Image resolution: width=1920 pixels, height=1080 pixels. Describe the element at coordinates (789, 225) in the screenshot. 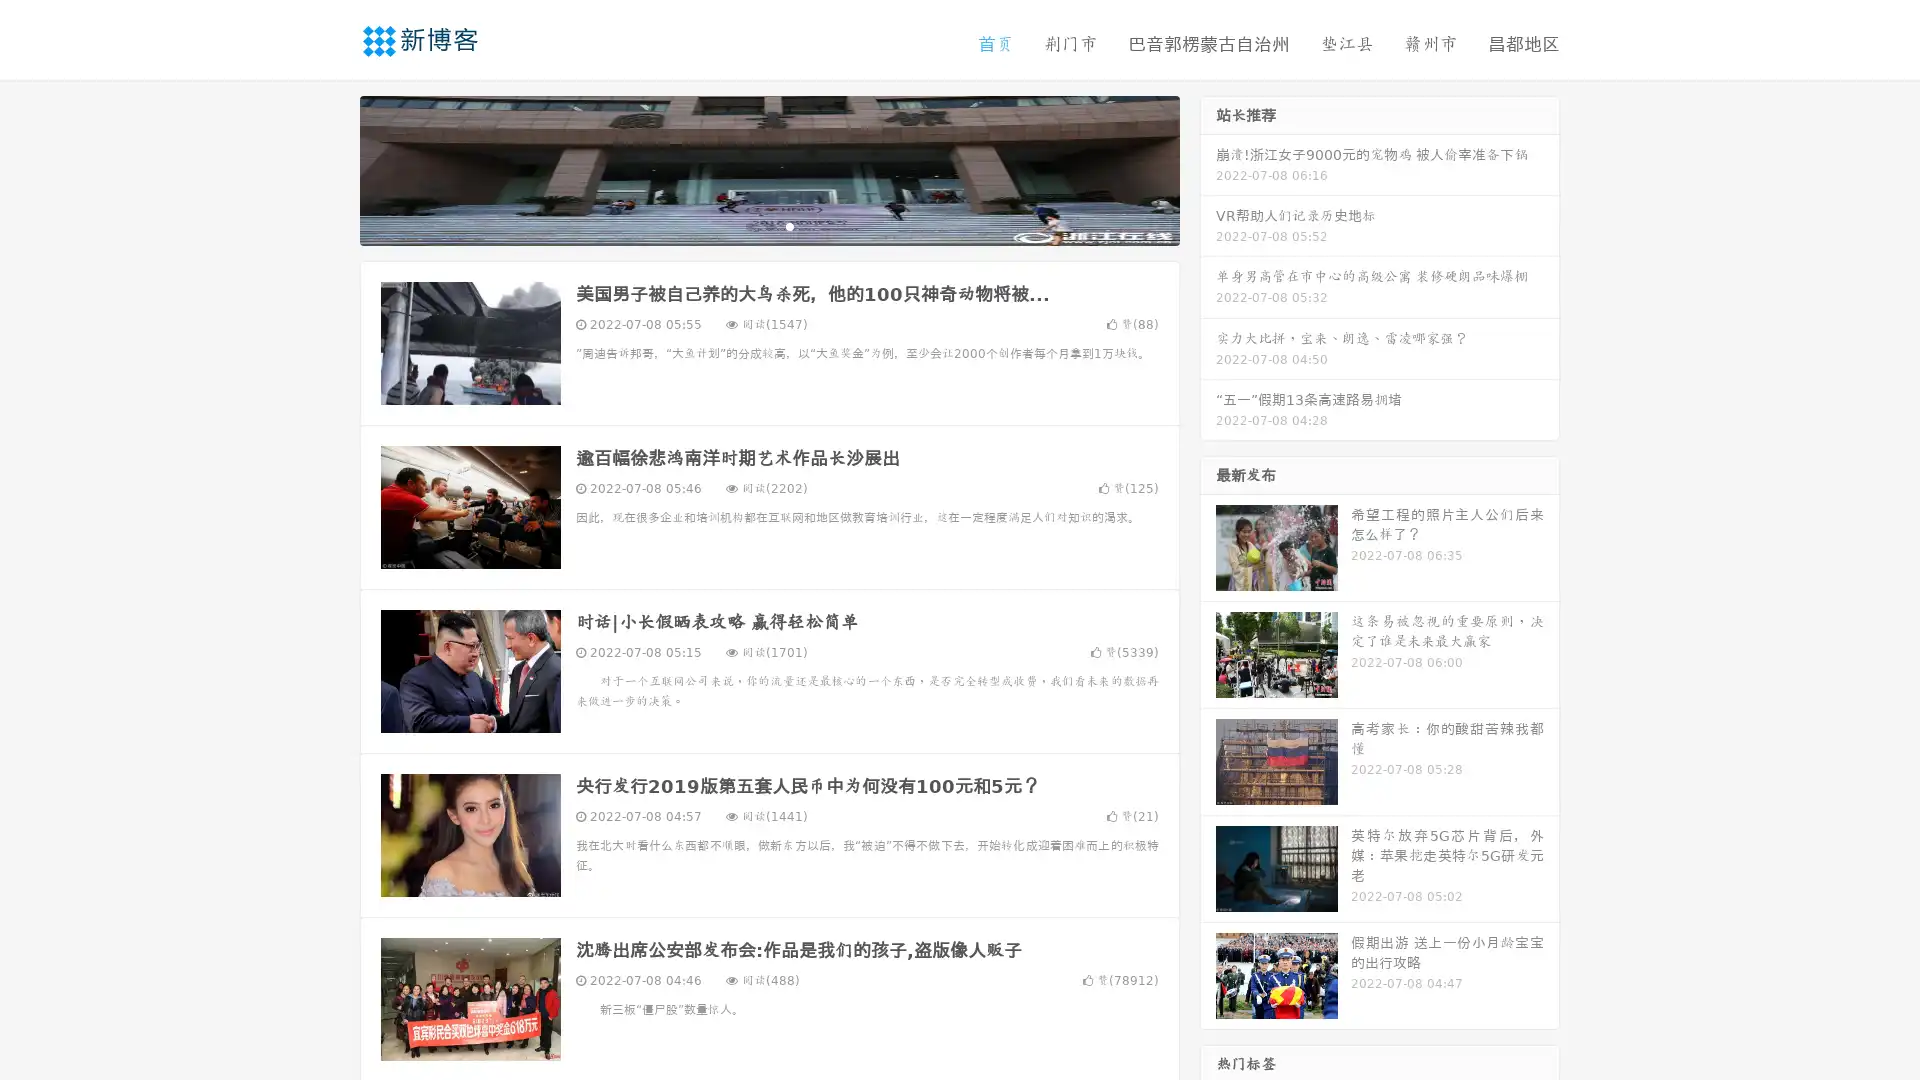

I see `Go to slide 3` at that location.